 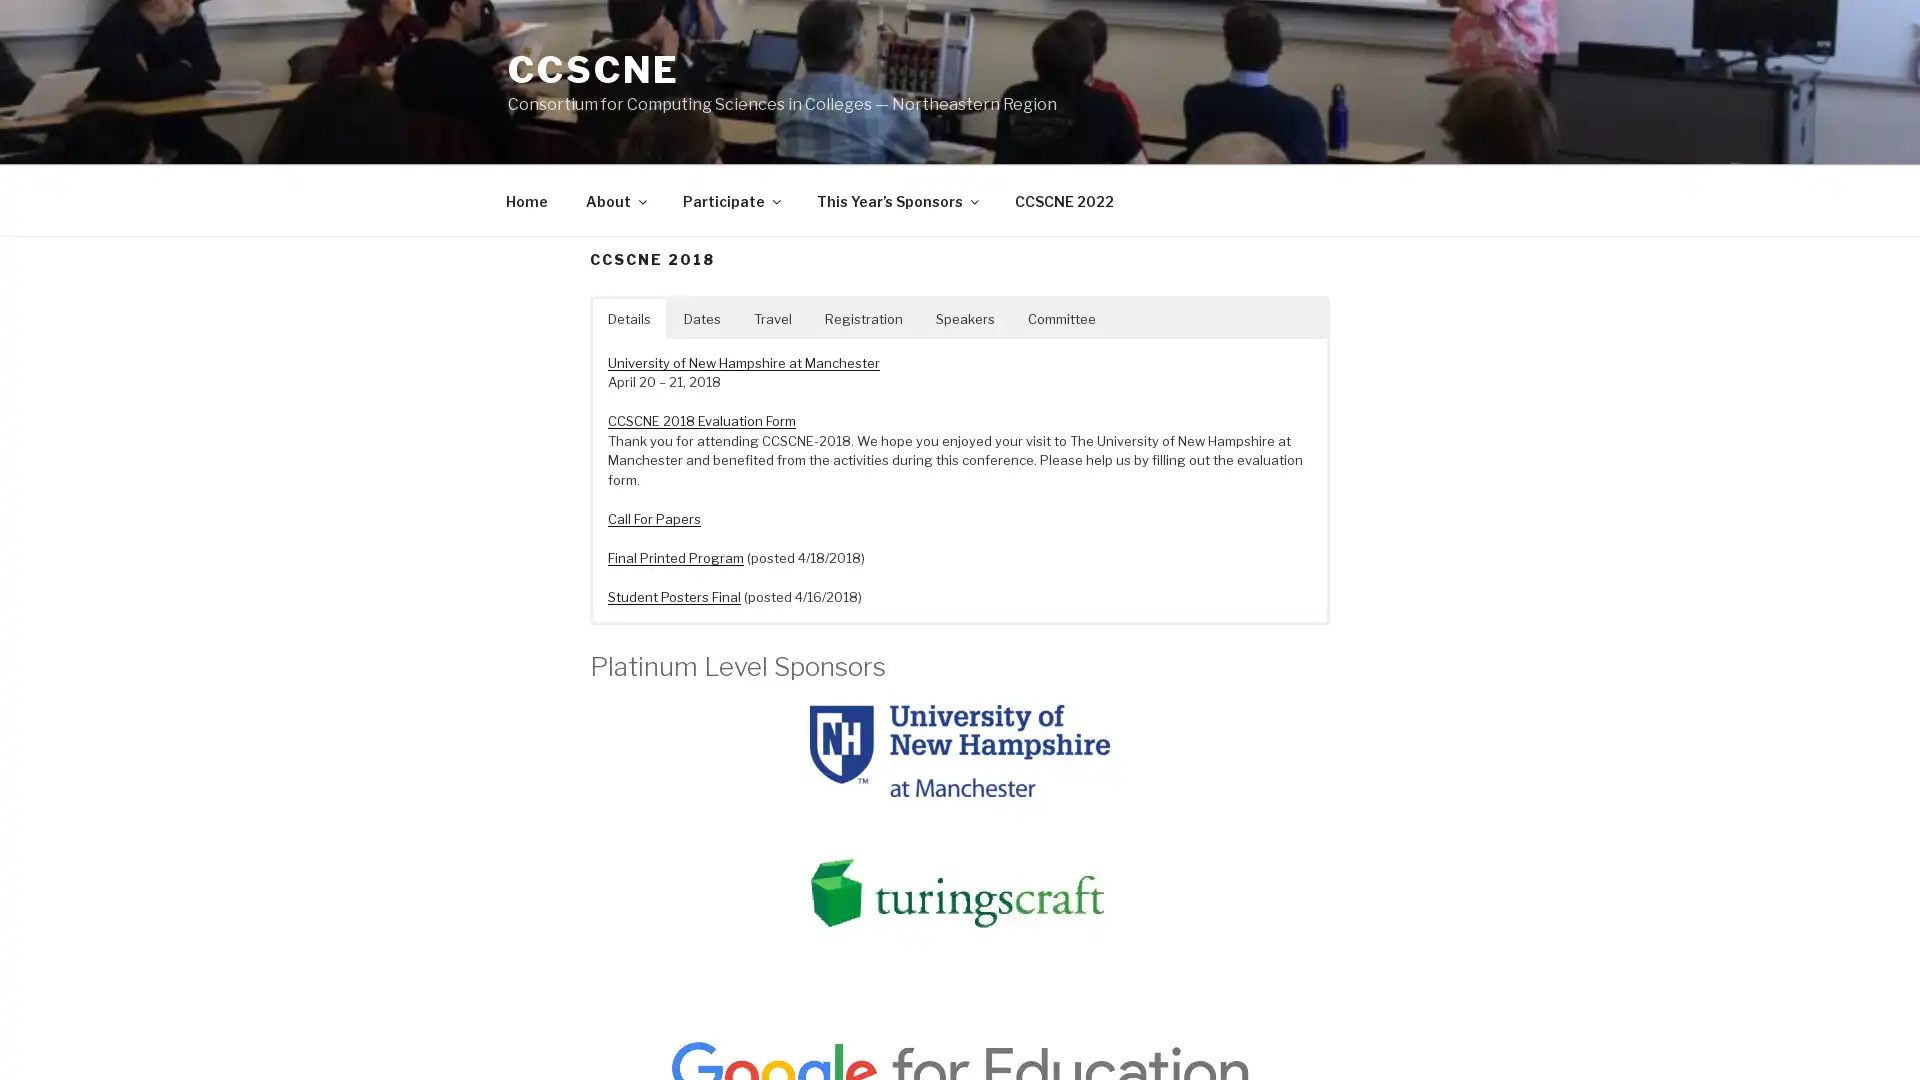 I want to click on Registration, so click(x=864, y=316).